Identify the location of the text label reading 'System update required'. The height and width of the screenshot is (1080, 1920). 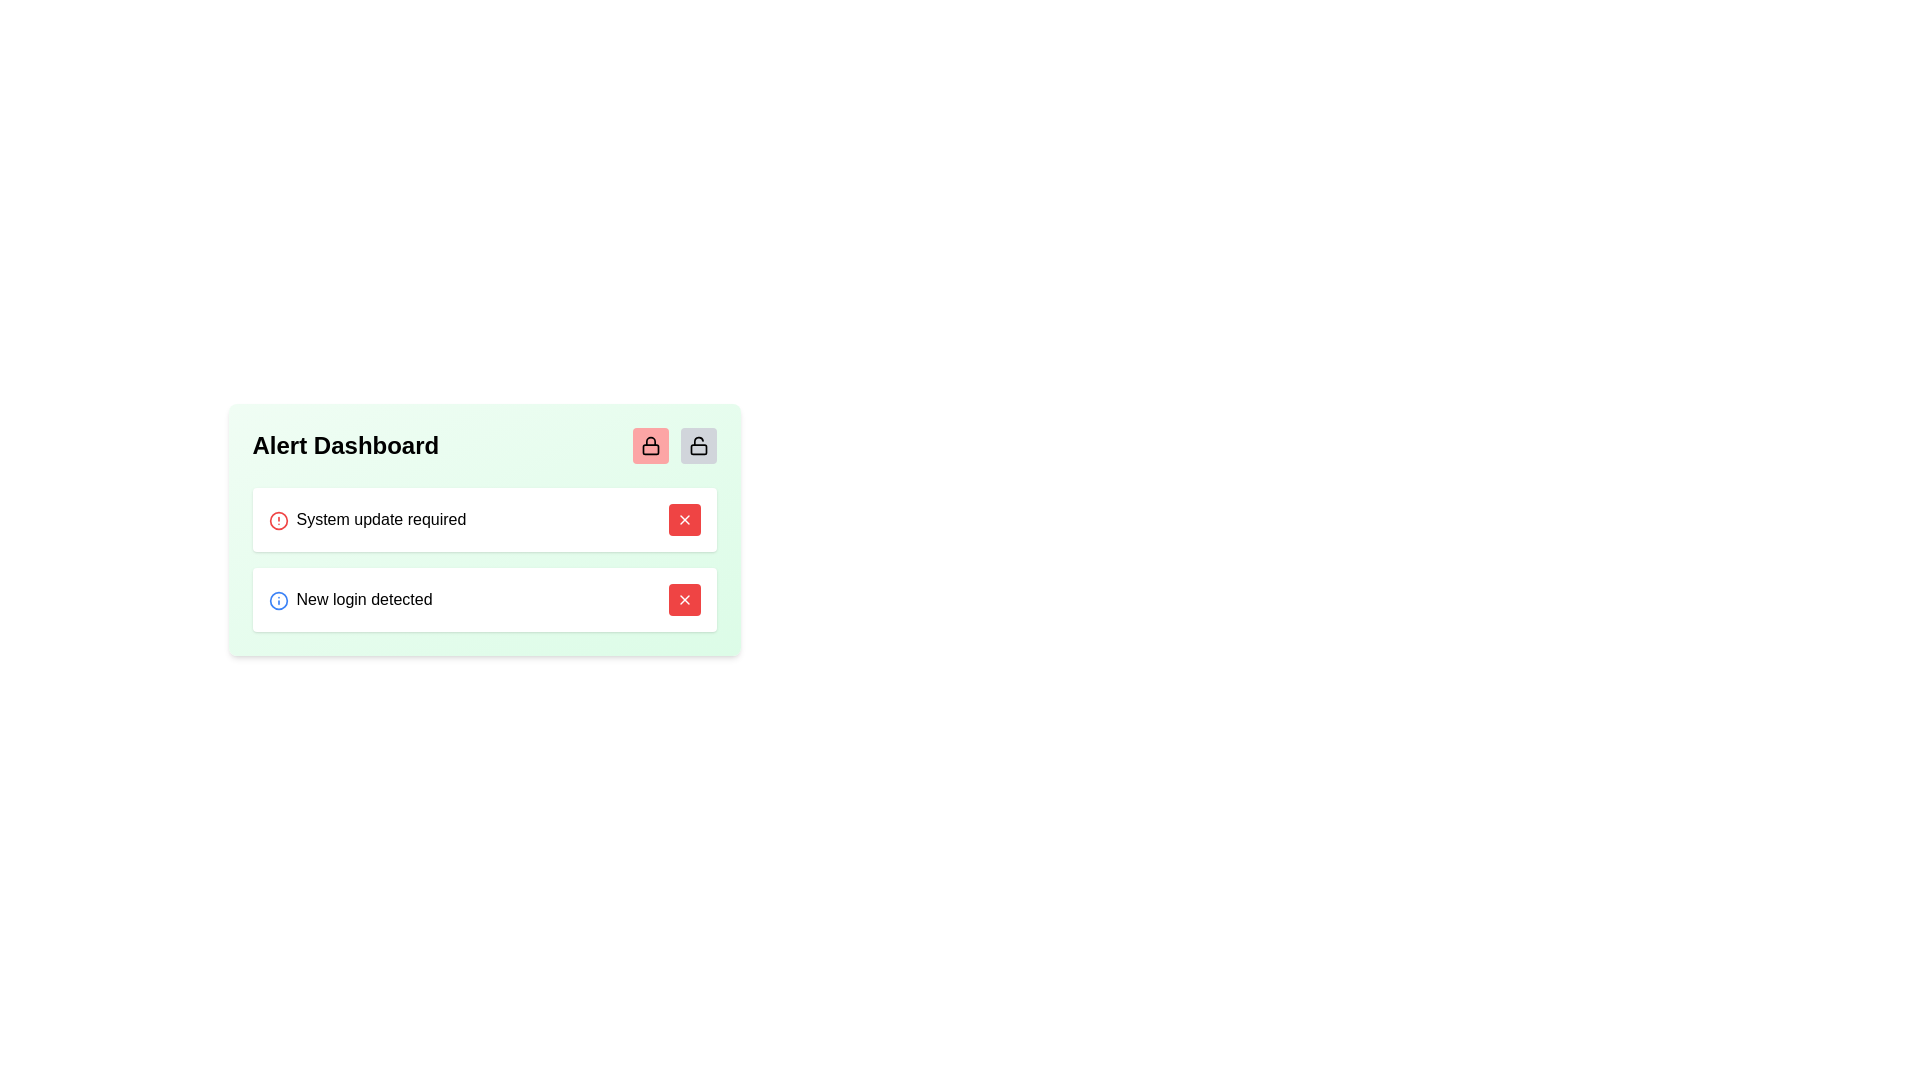
(367, 519).